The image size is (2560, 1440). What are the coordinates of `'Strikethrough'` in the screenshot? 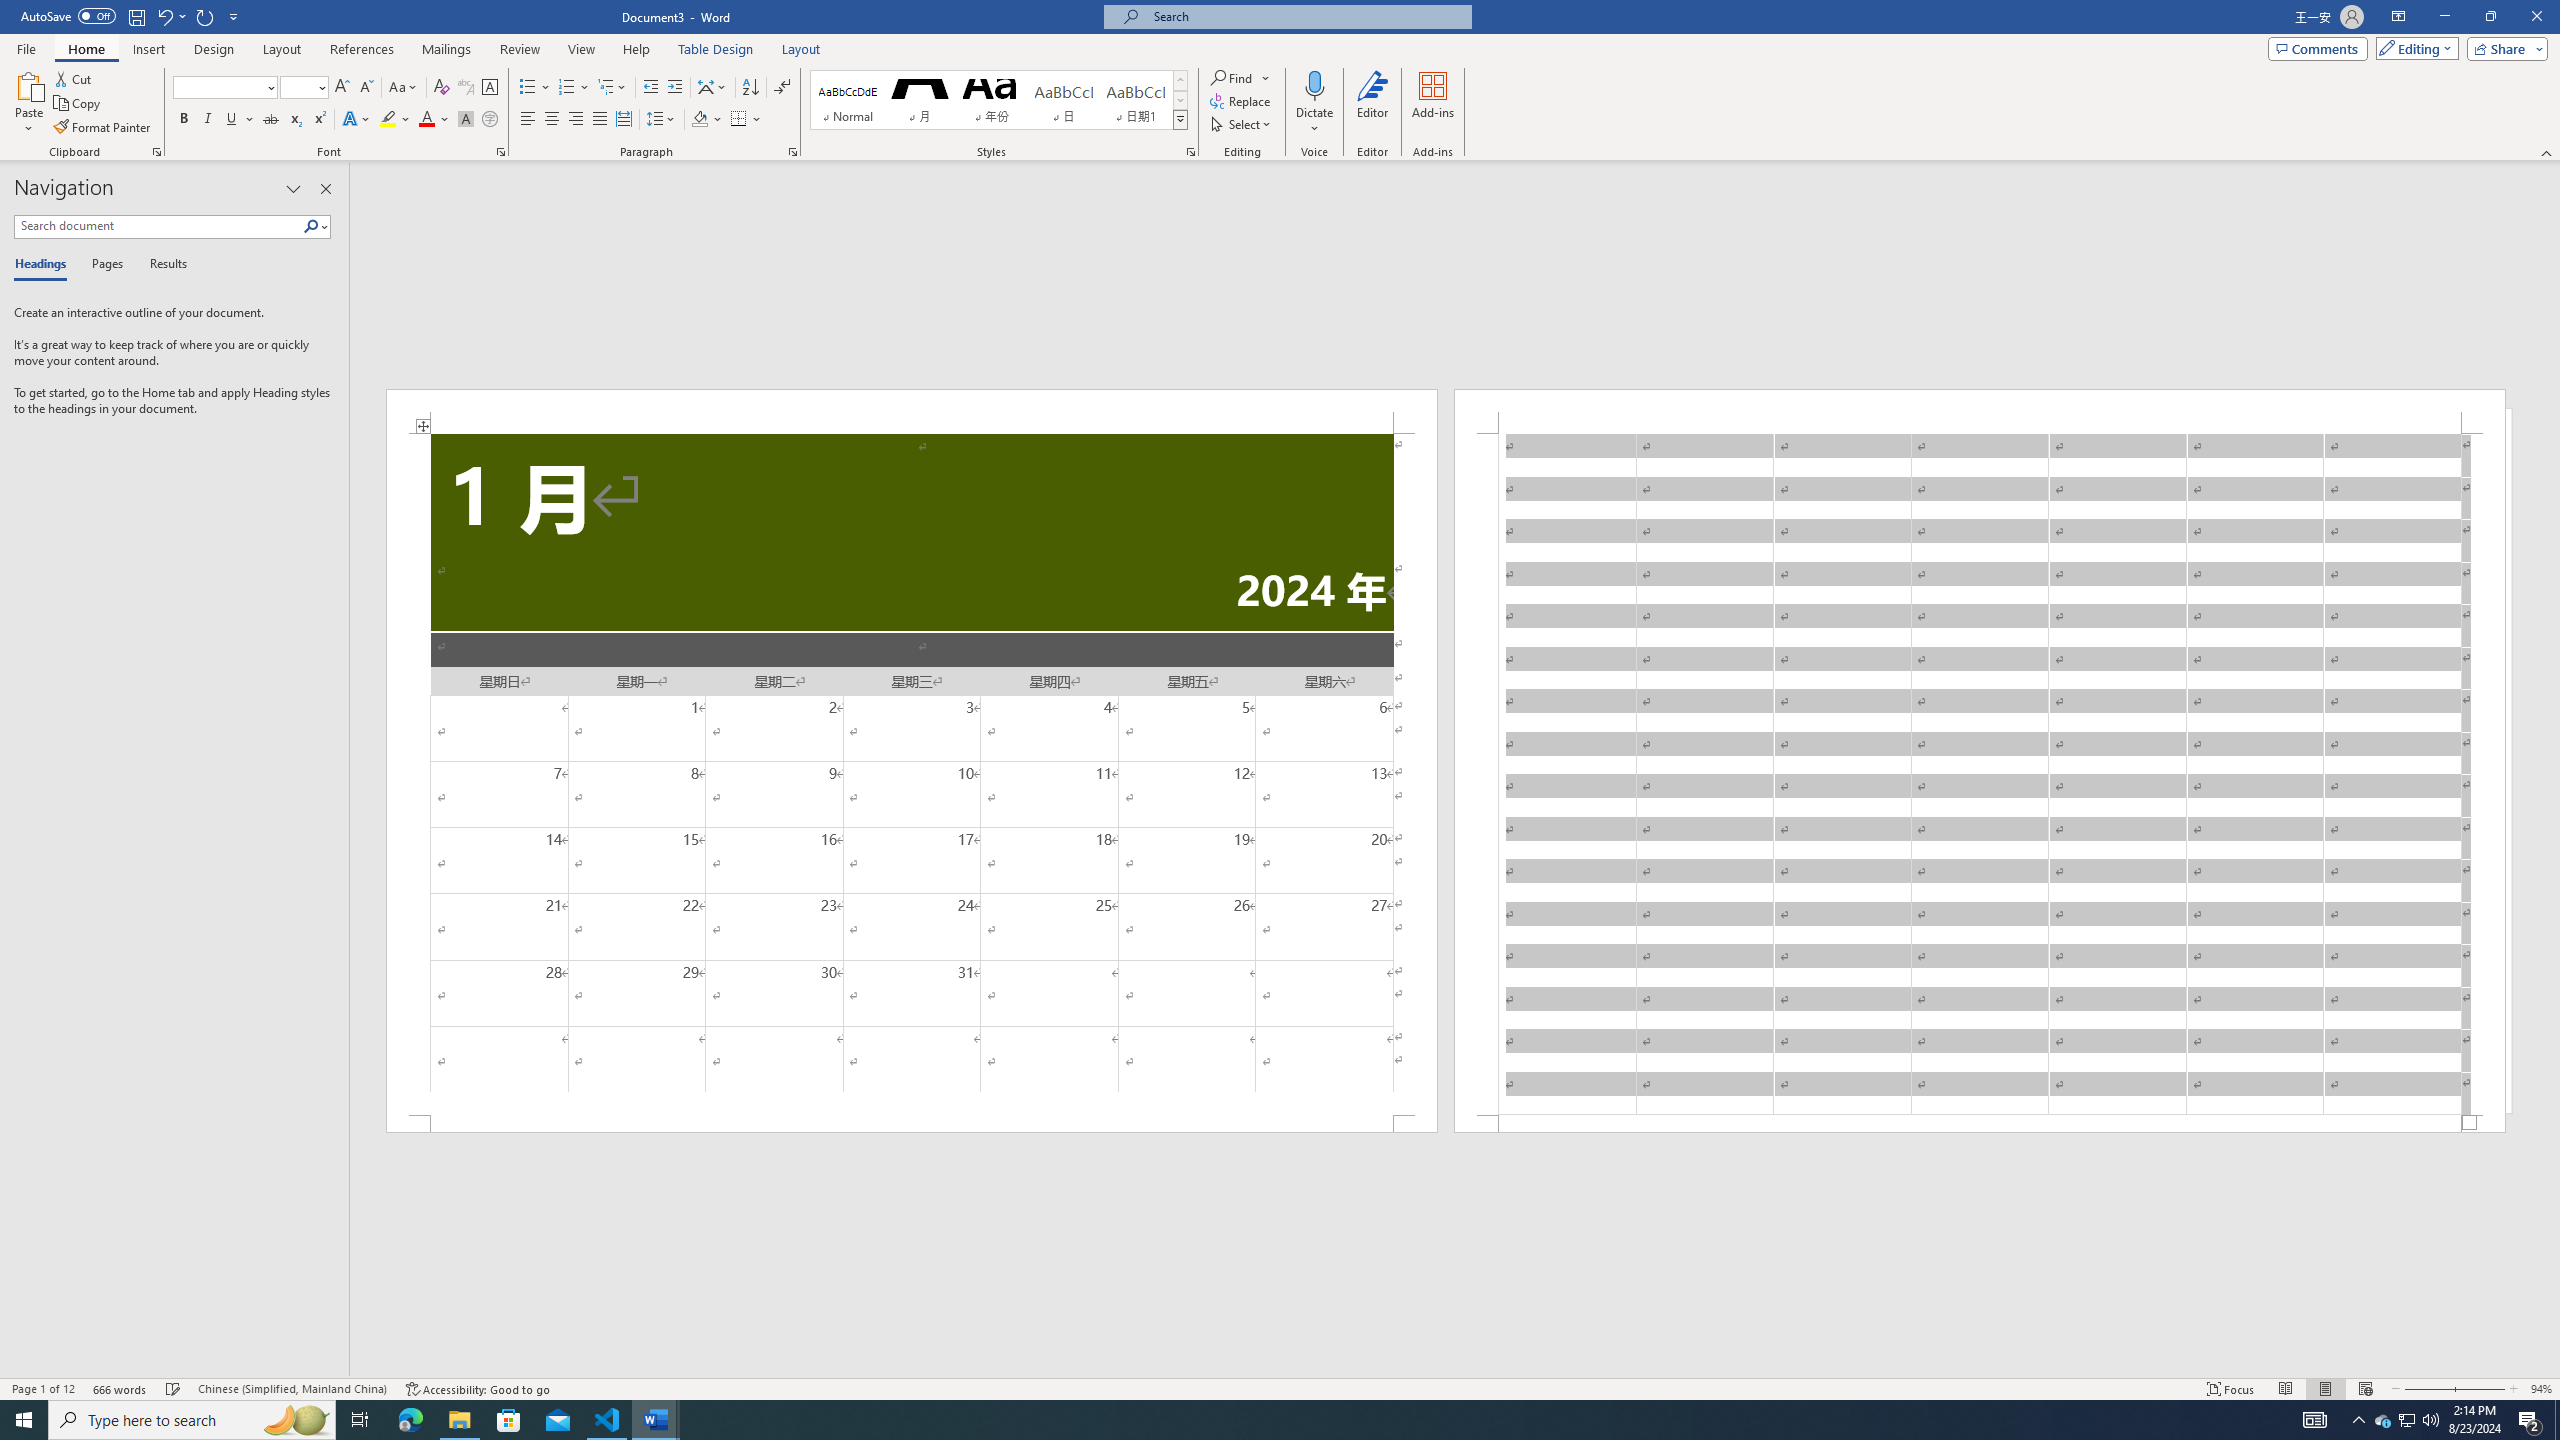 It's located at (270, 118).